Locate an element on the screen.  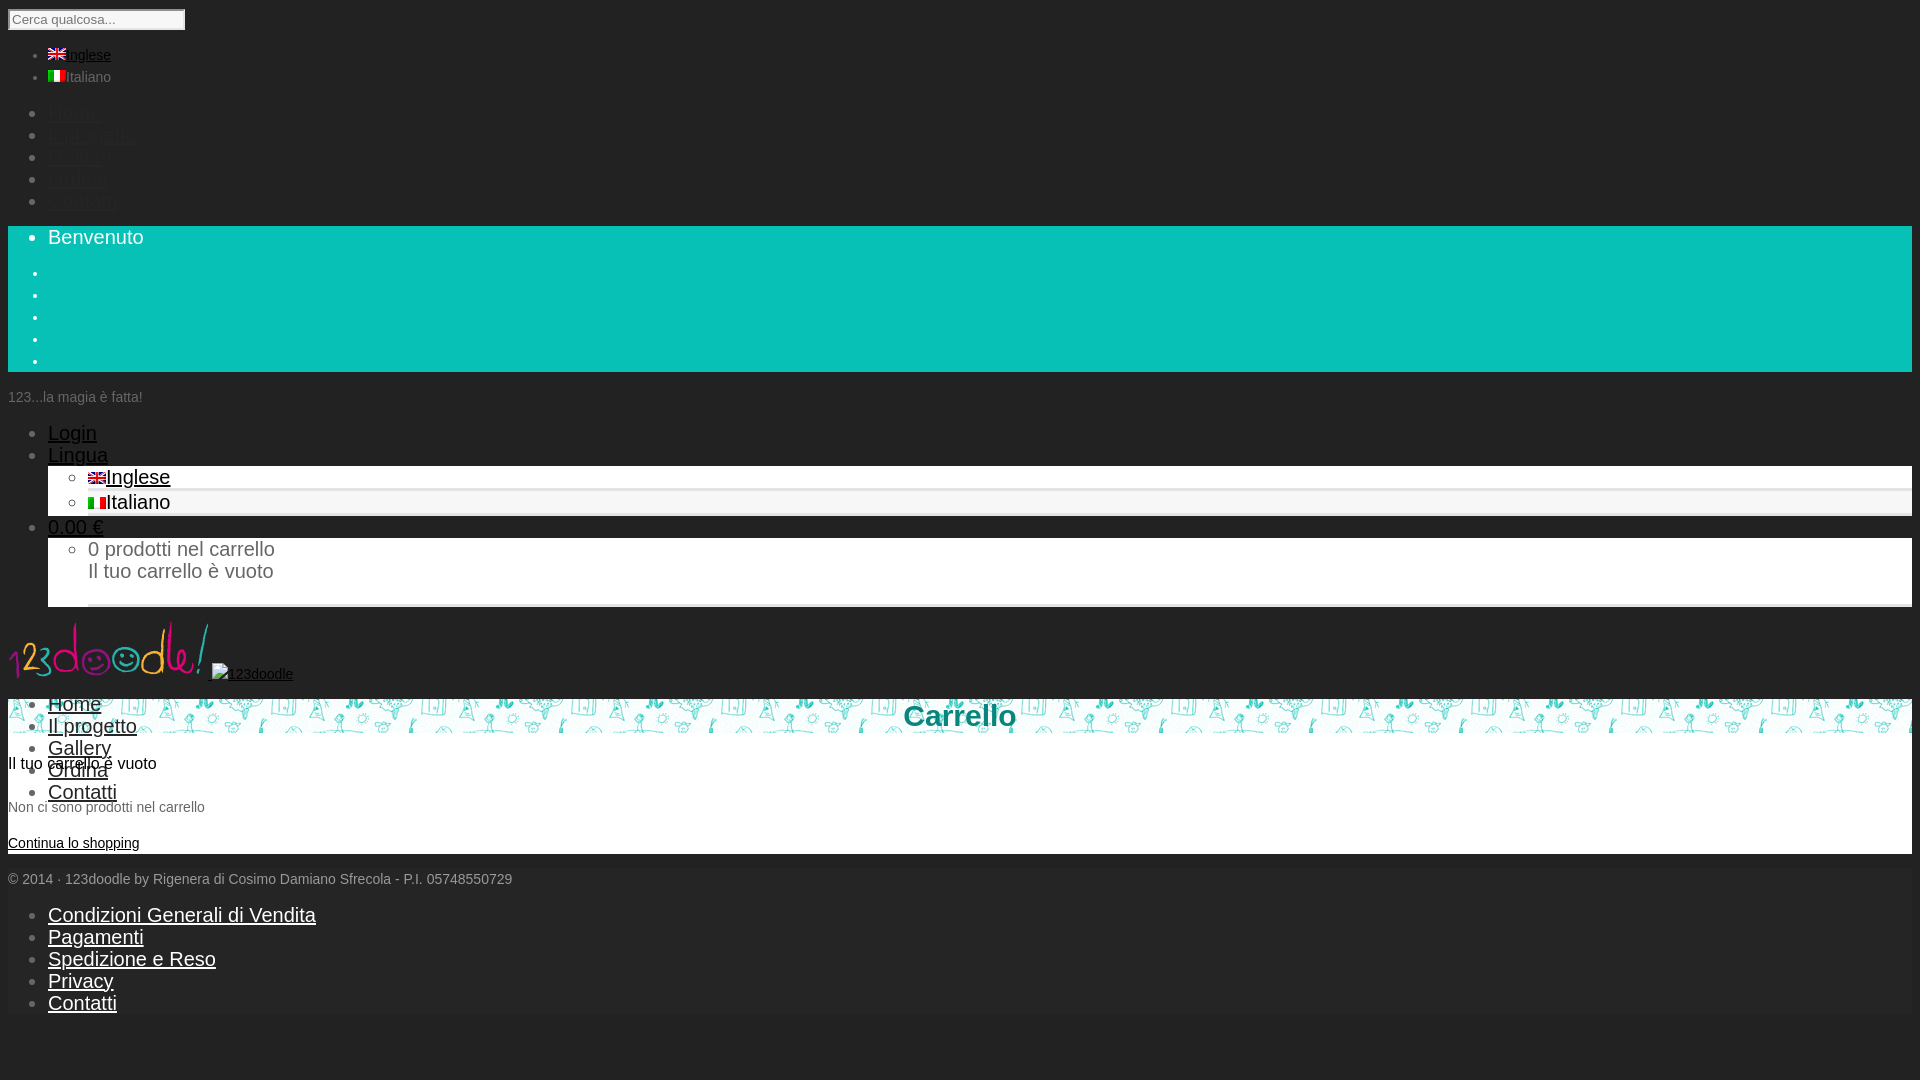
'Ordina' is located at coordinates (48, 177).